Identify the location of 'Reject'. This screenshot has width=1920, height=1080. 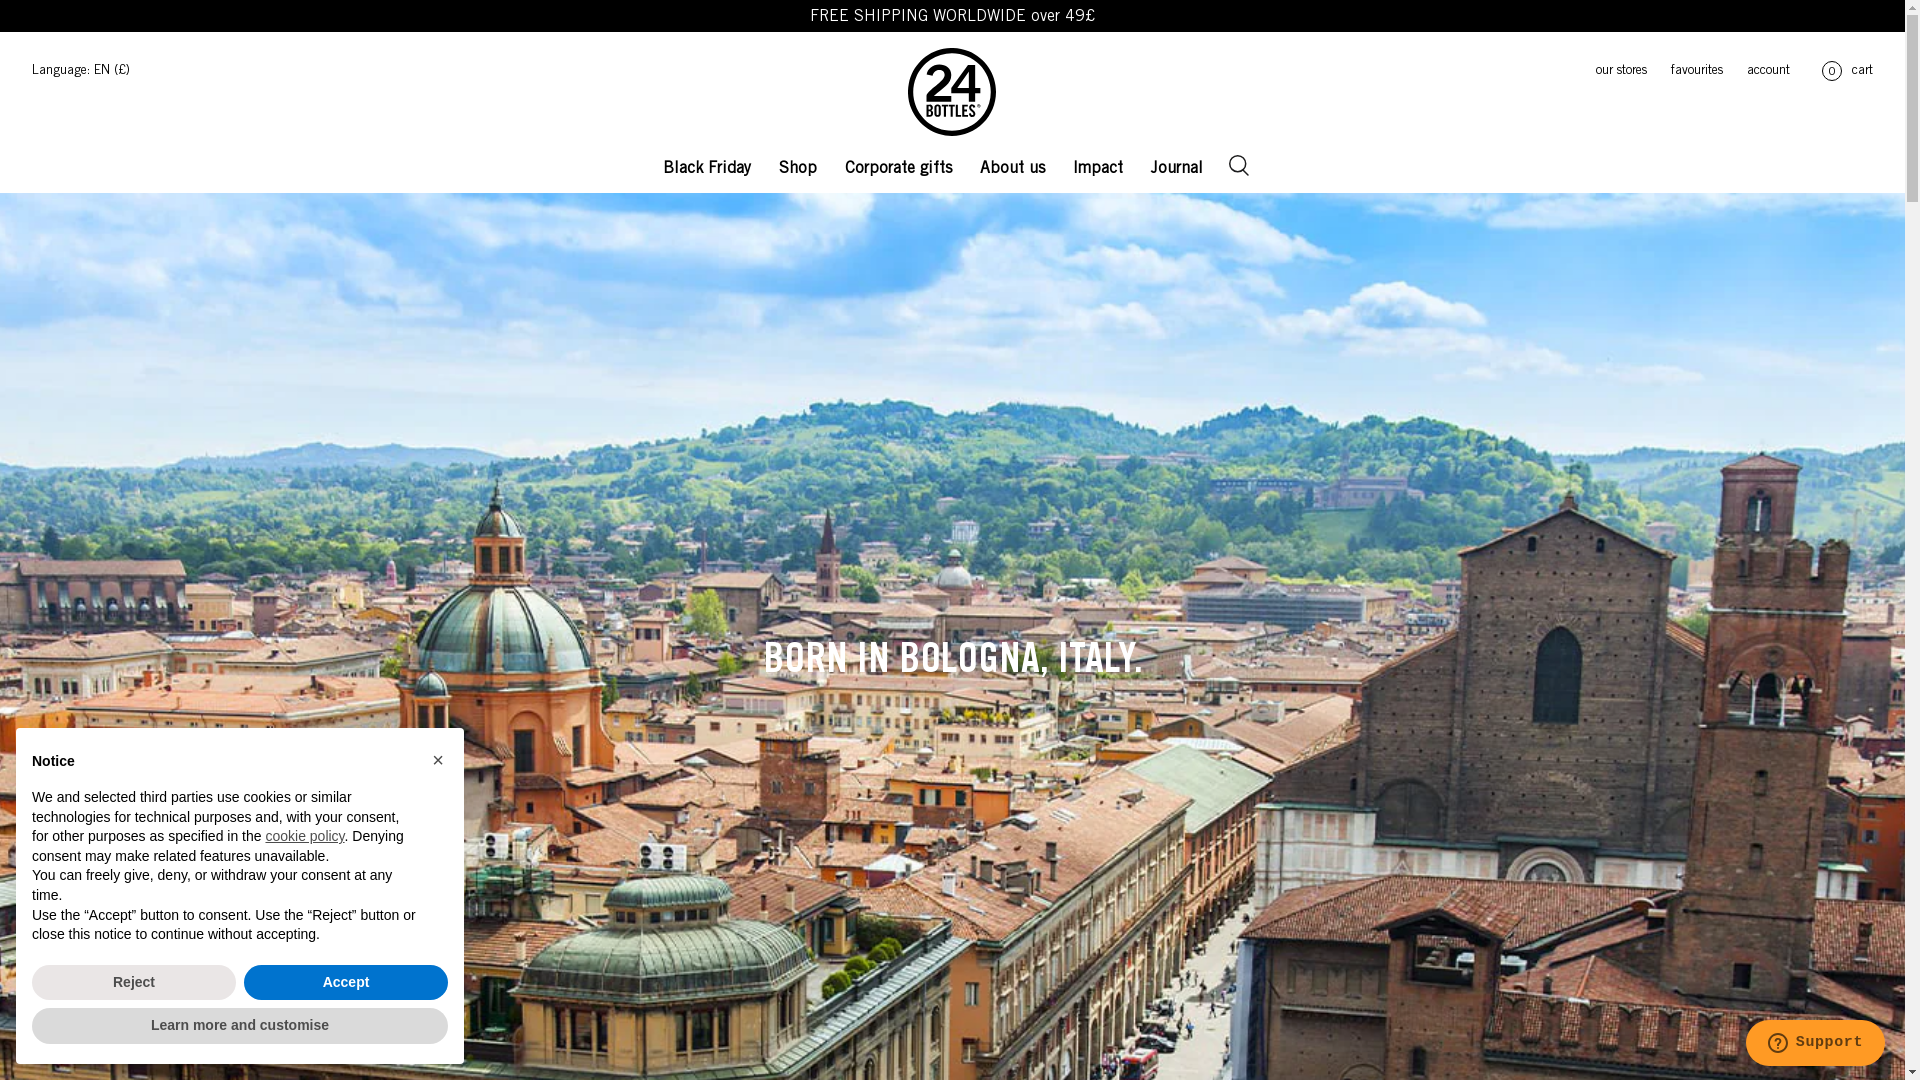
(133, 982).